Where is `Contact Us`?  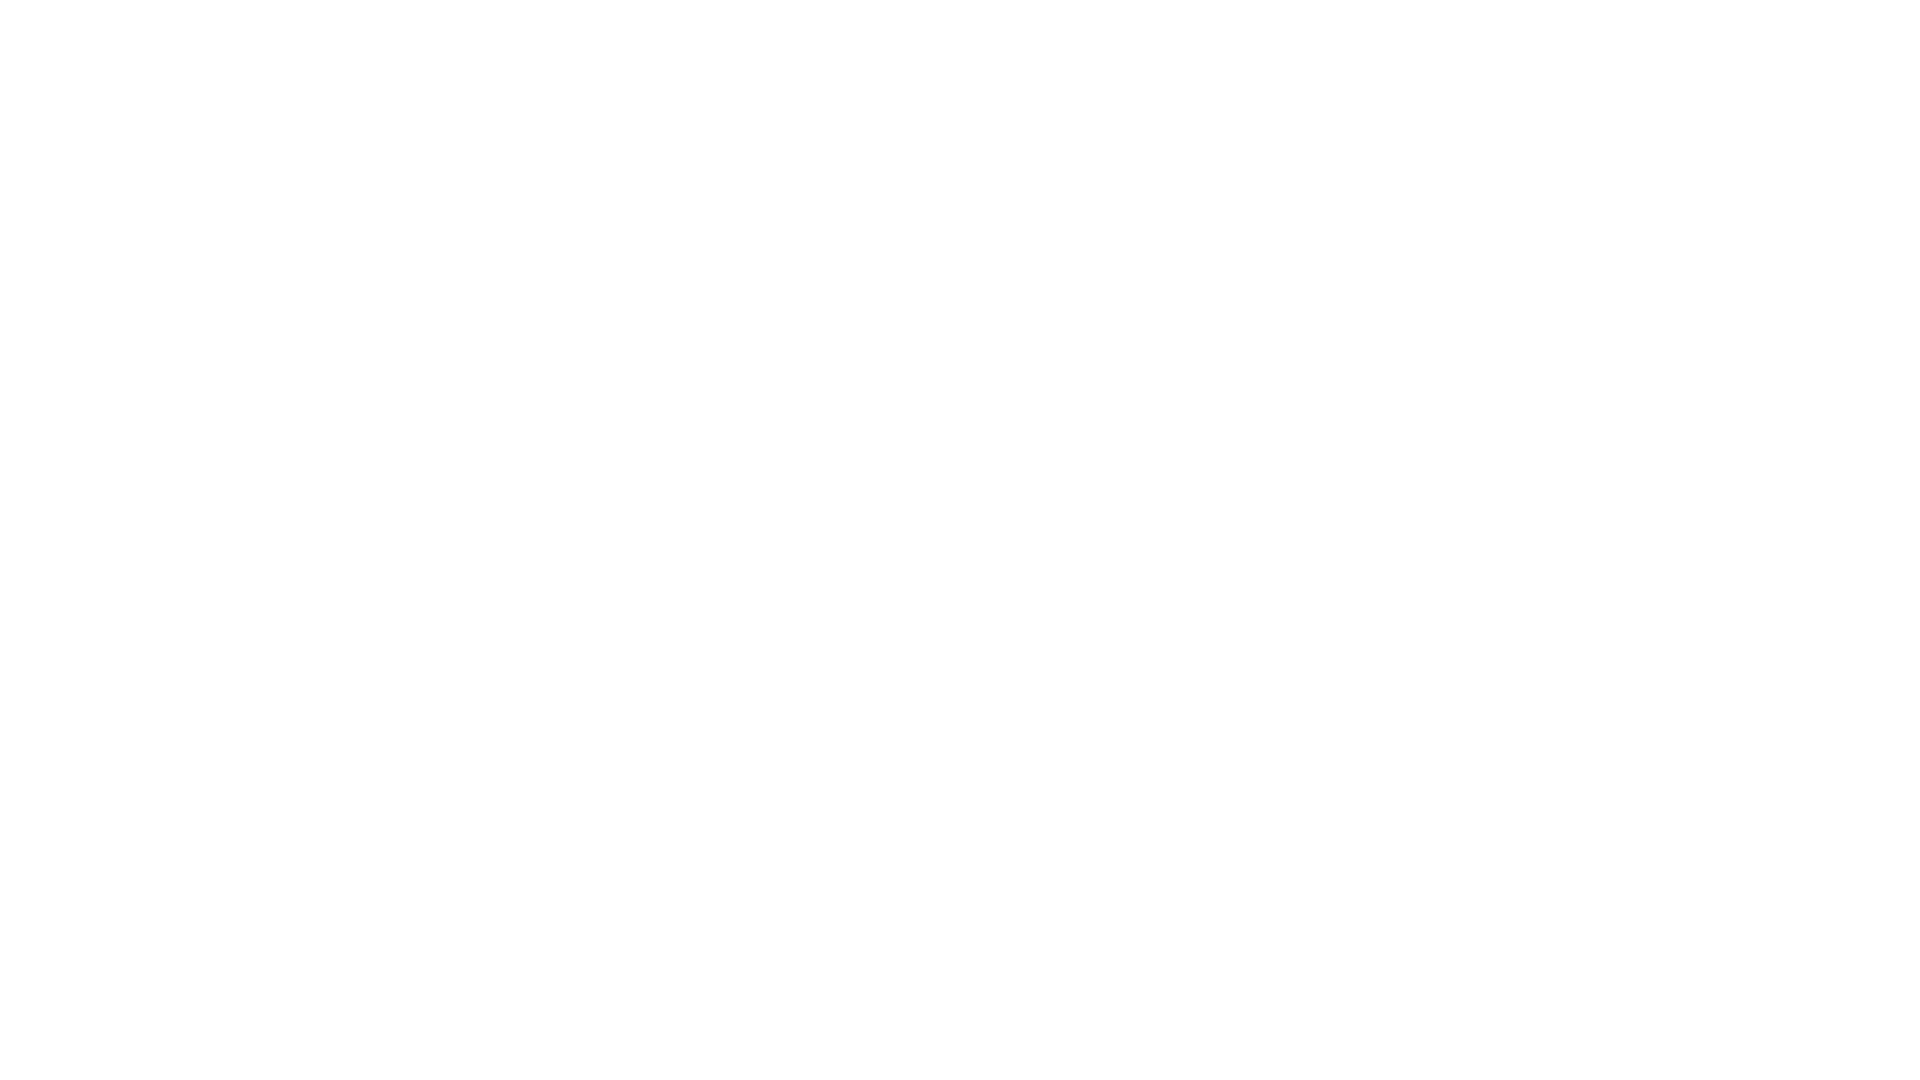 Contact Us is located at coordinates (1368, 63).